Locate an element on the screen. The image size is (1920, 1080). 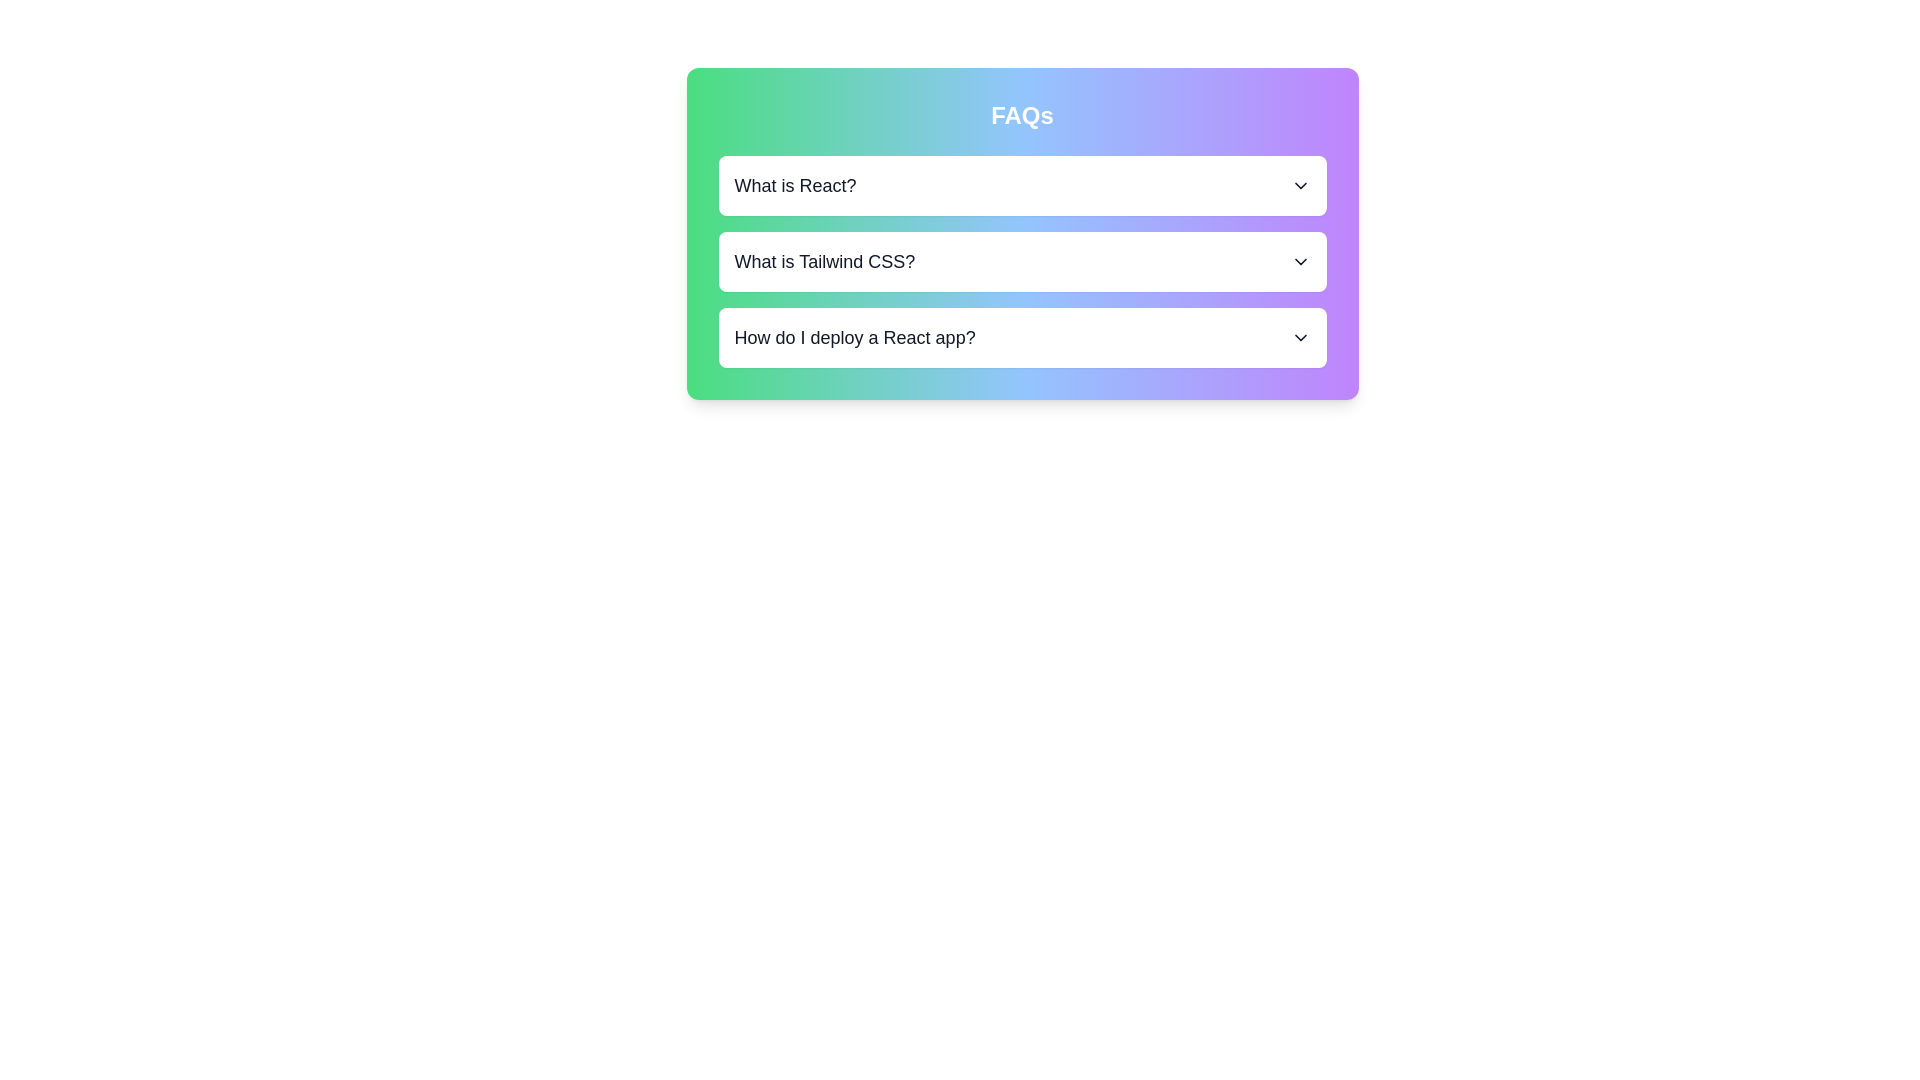
the SVG chevron icon located at the end of the last row of the FAQ card next to the text 'How do I deploy a React app?' is located at coordinates (1300, 337).